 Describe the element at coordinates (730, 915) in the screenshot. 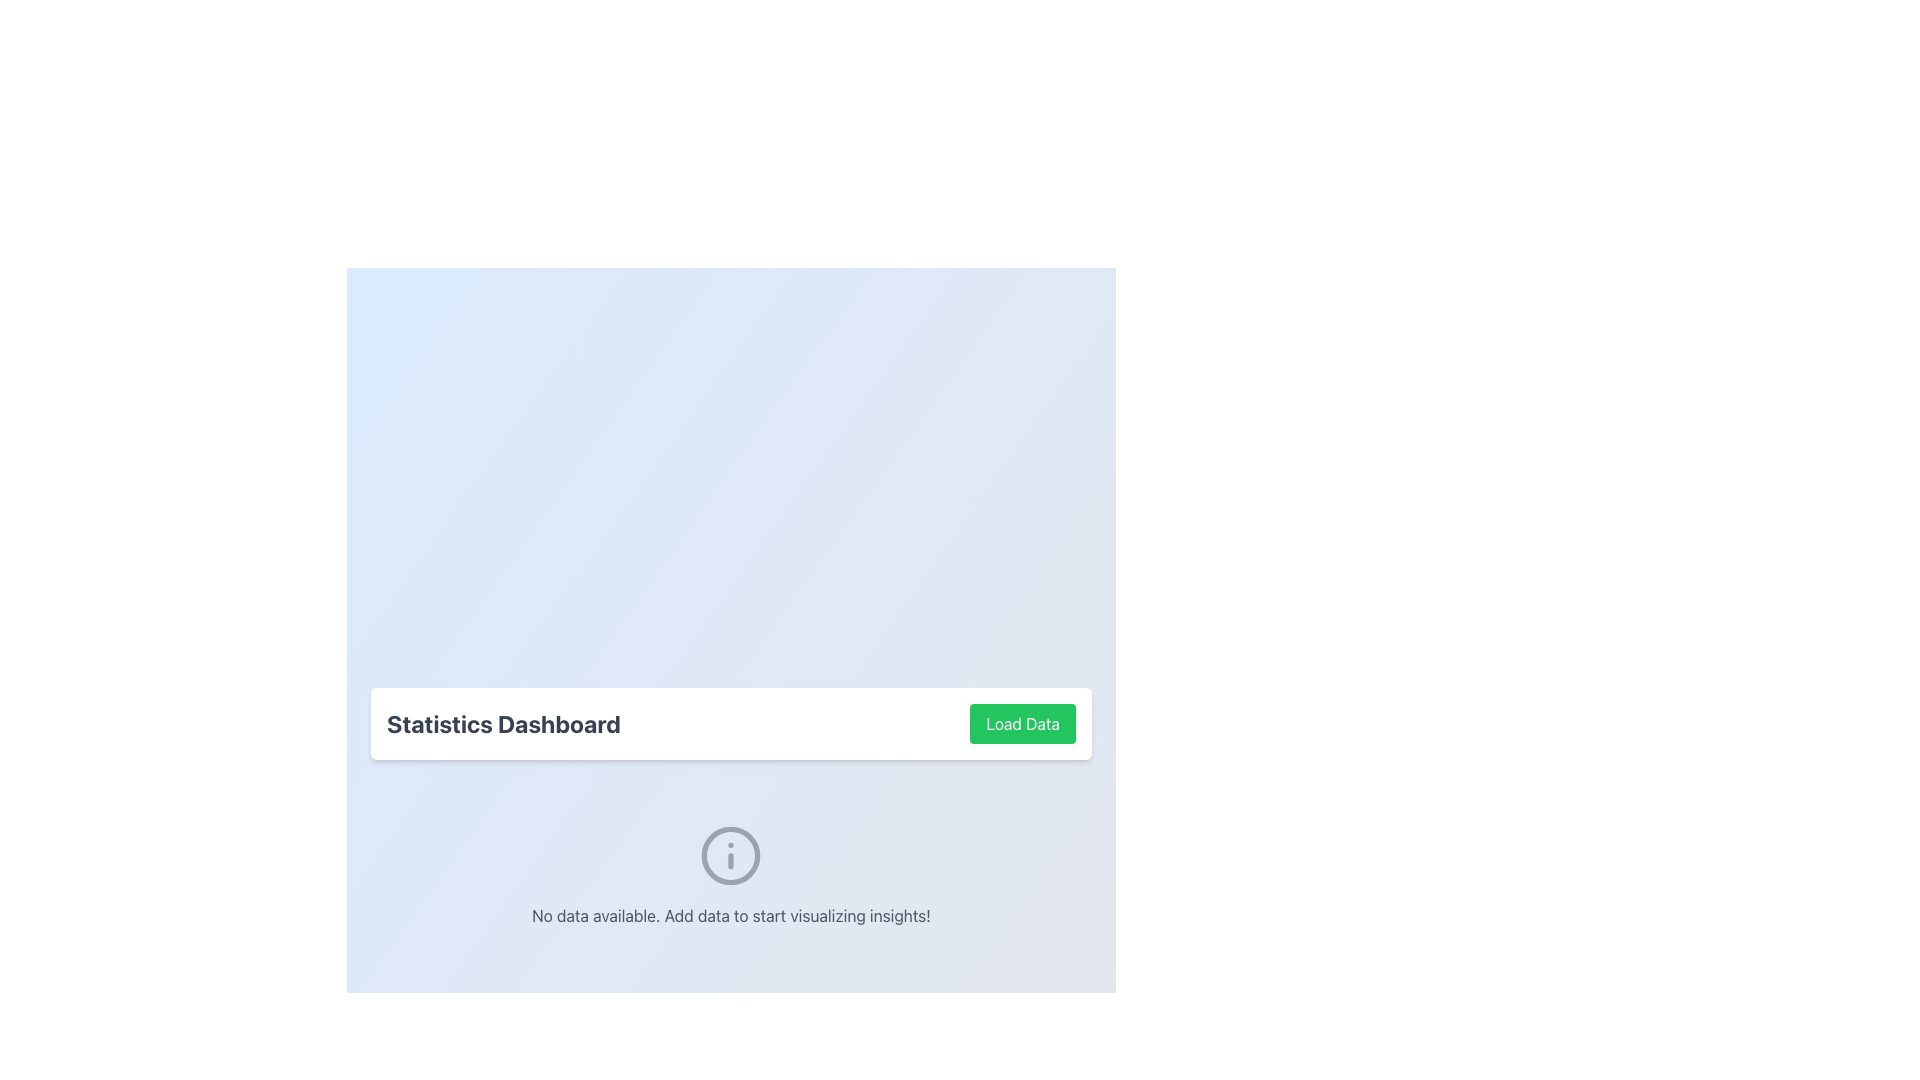

I see `the textual information display that shows the message 'No data available. Add data to start visualizing insights!'` at that location.